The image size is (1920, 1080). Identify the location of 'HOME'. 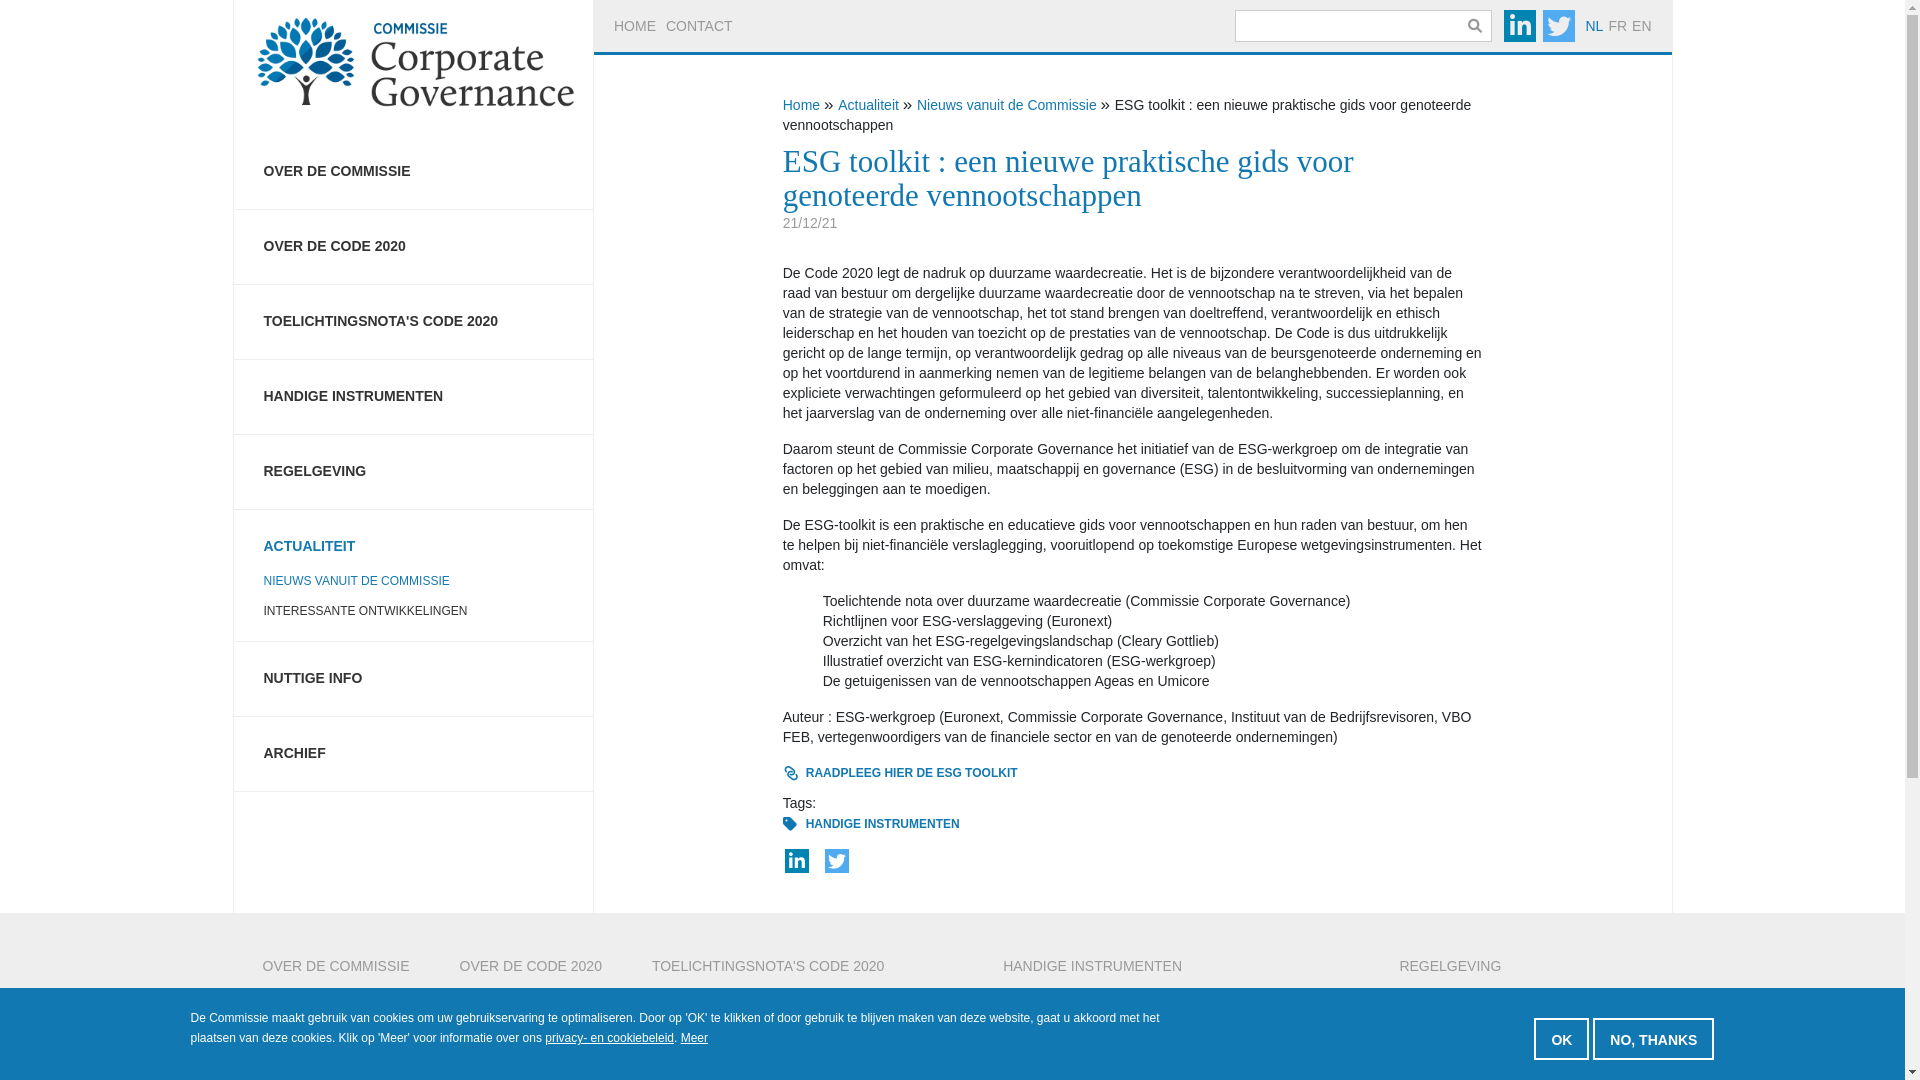
(633, 26).